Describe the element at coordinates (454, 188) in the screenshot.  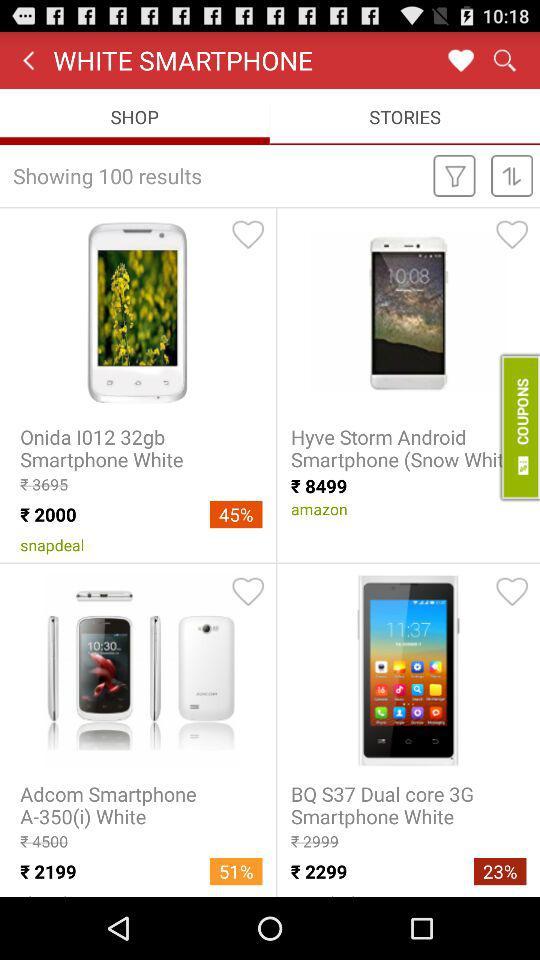
I see `the filter icon` at that location.